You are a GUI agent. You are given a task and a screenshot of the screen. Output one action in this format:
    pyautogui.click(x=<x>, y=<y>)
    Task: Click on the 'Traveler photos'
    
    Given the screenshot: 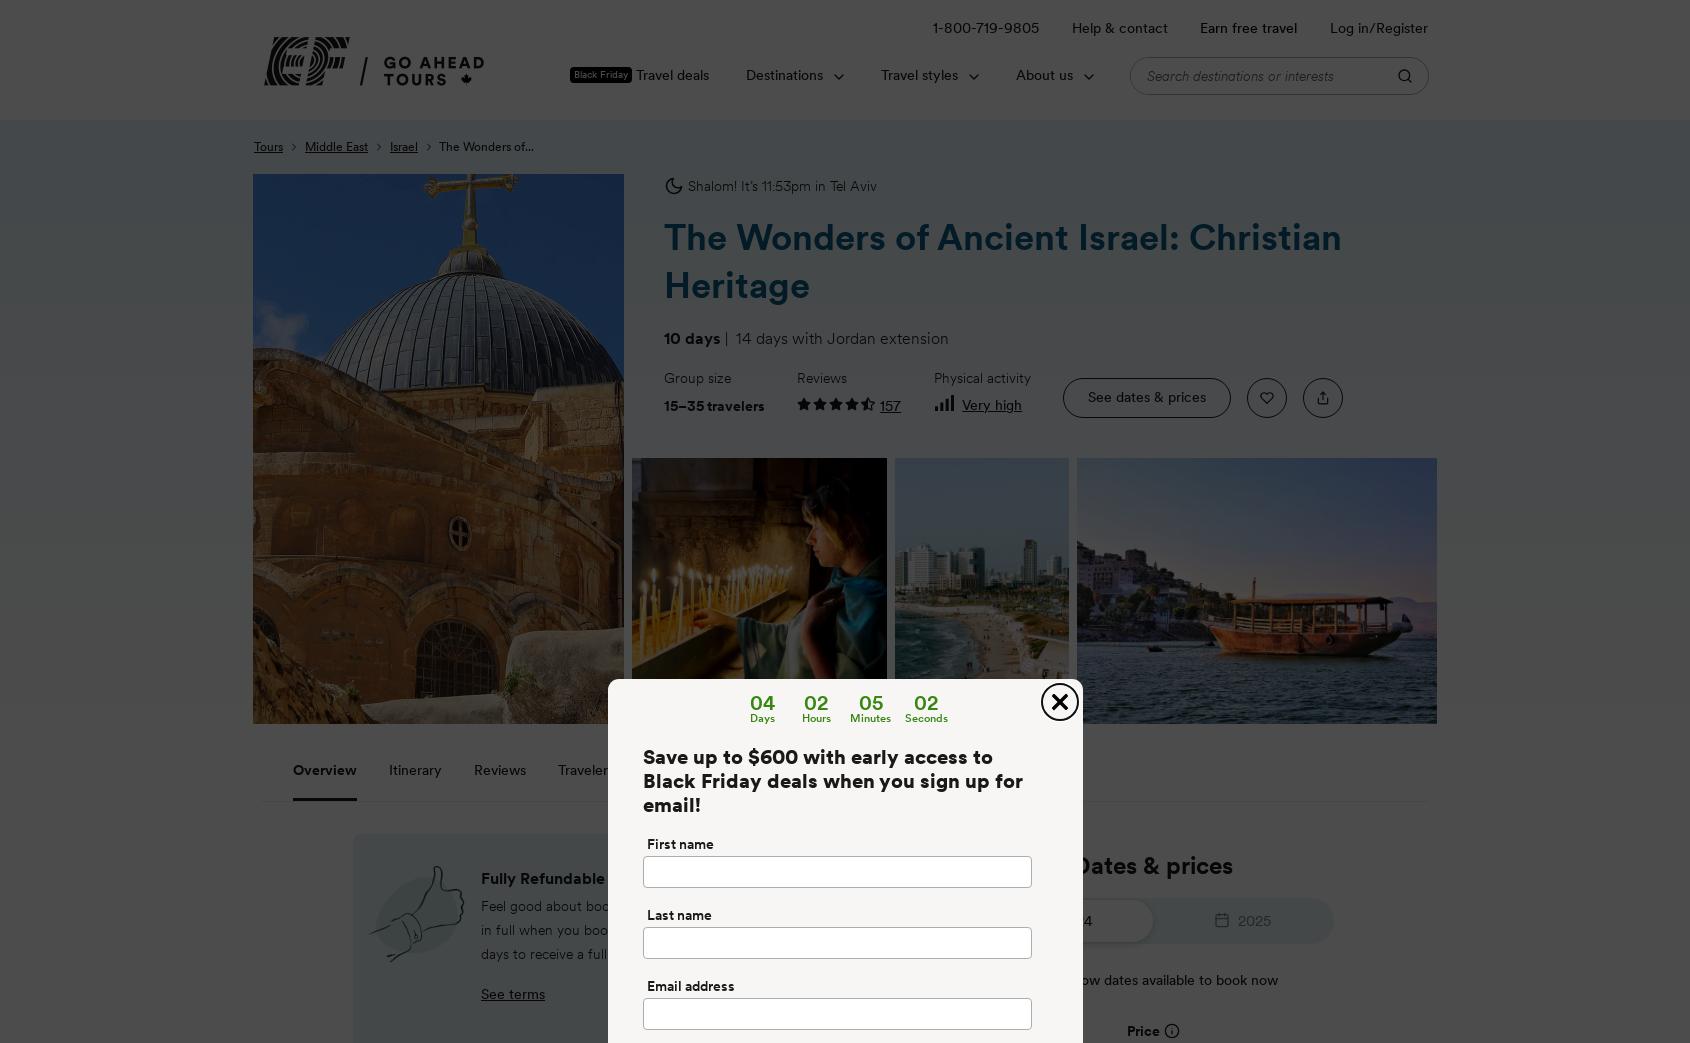 What is the action you would take?
    pyautogui.click(x=606, y=769)
    